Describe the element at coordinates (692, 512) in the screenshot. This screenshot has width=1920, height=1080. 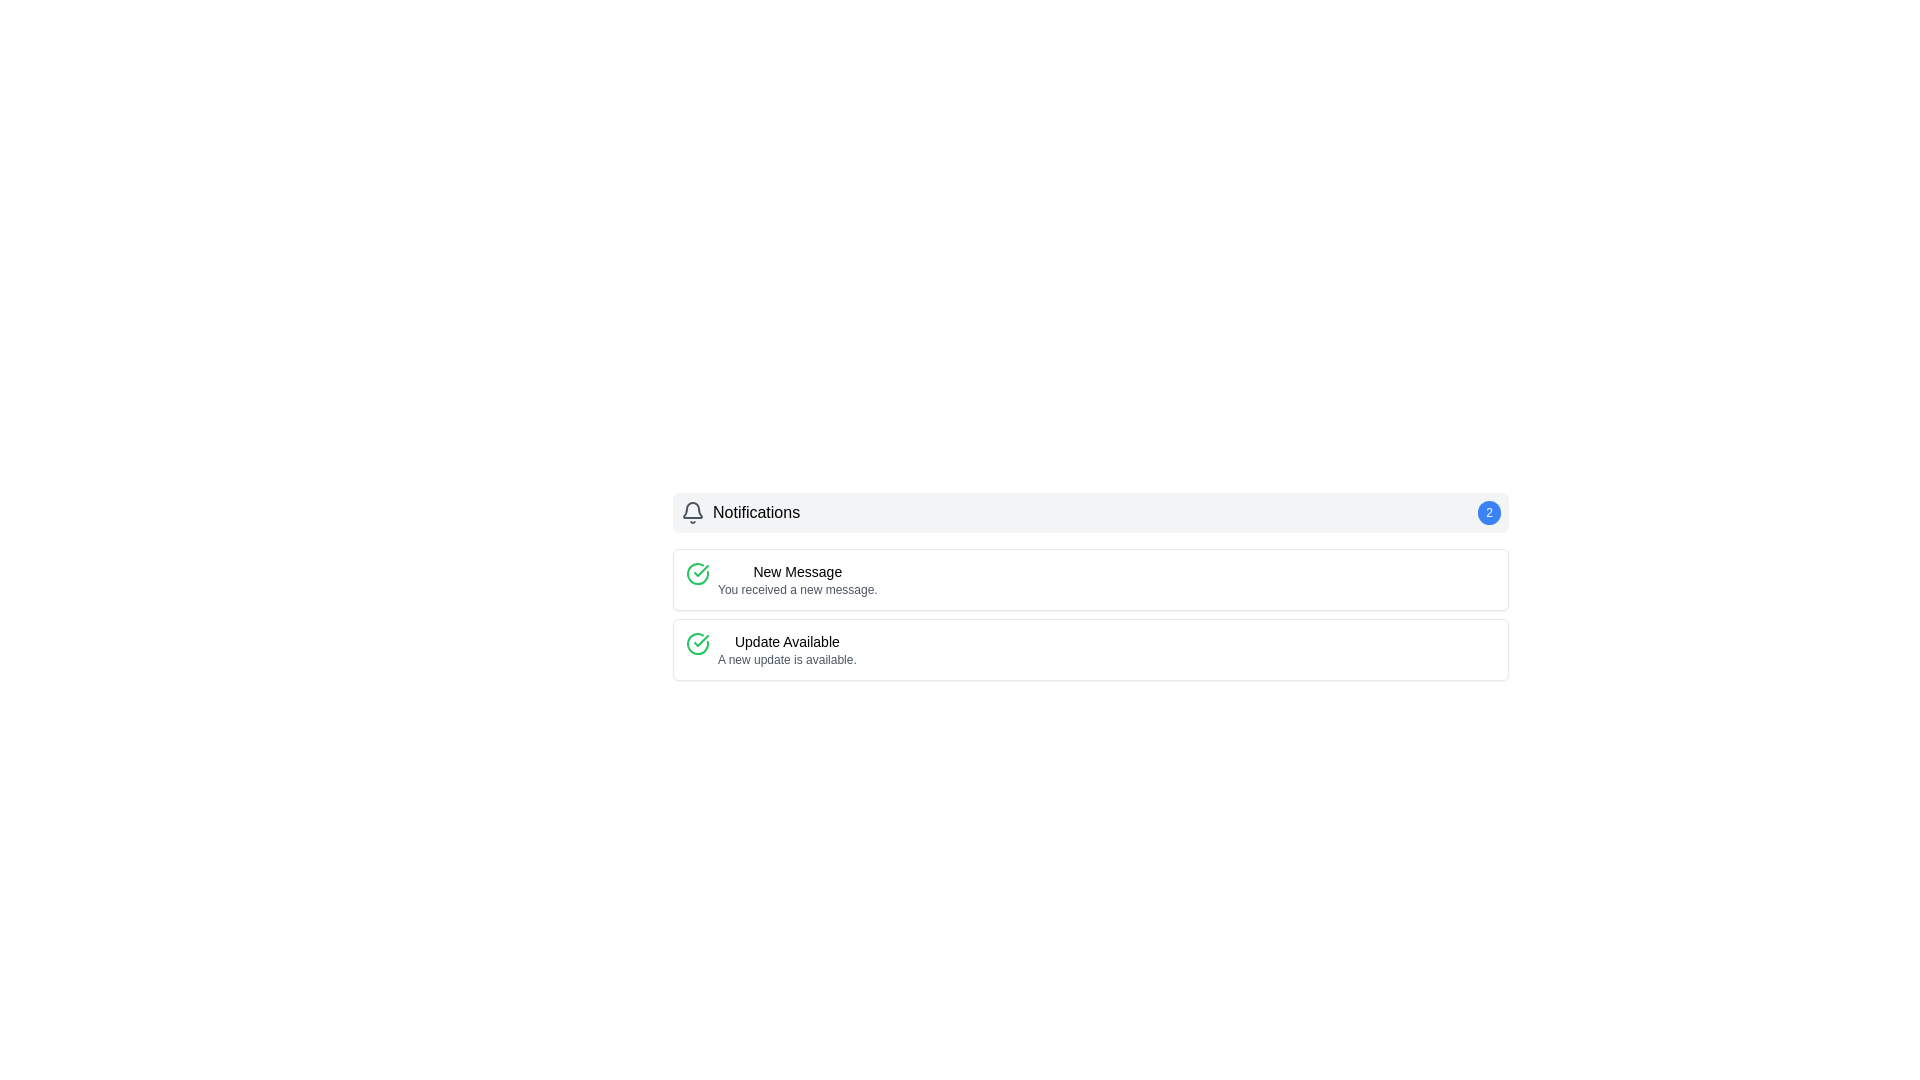
I see `the bell icon representing notifications` at that location.